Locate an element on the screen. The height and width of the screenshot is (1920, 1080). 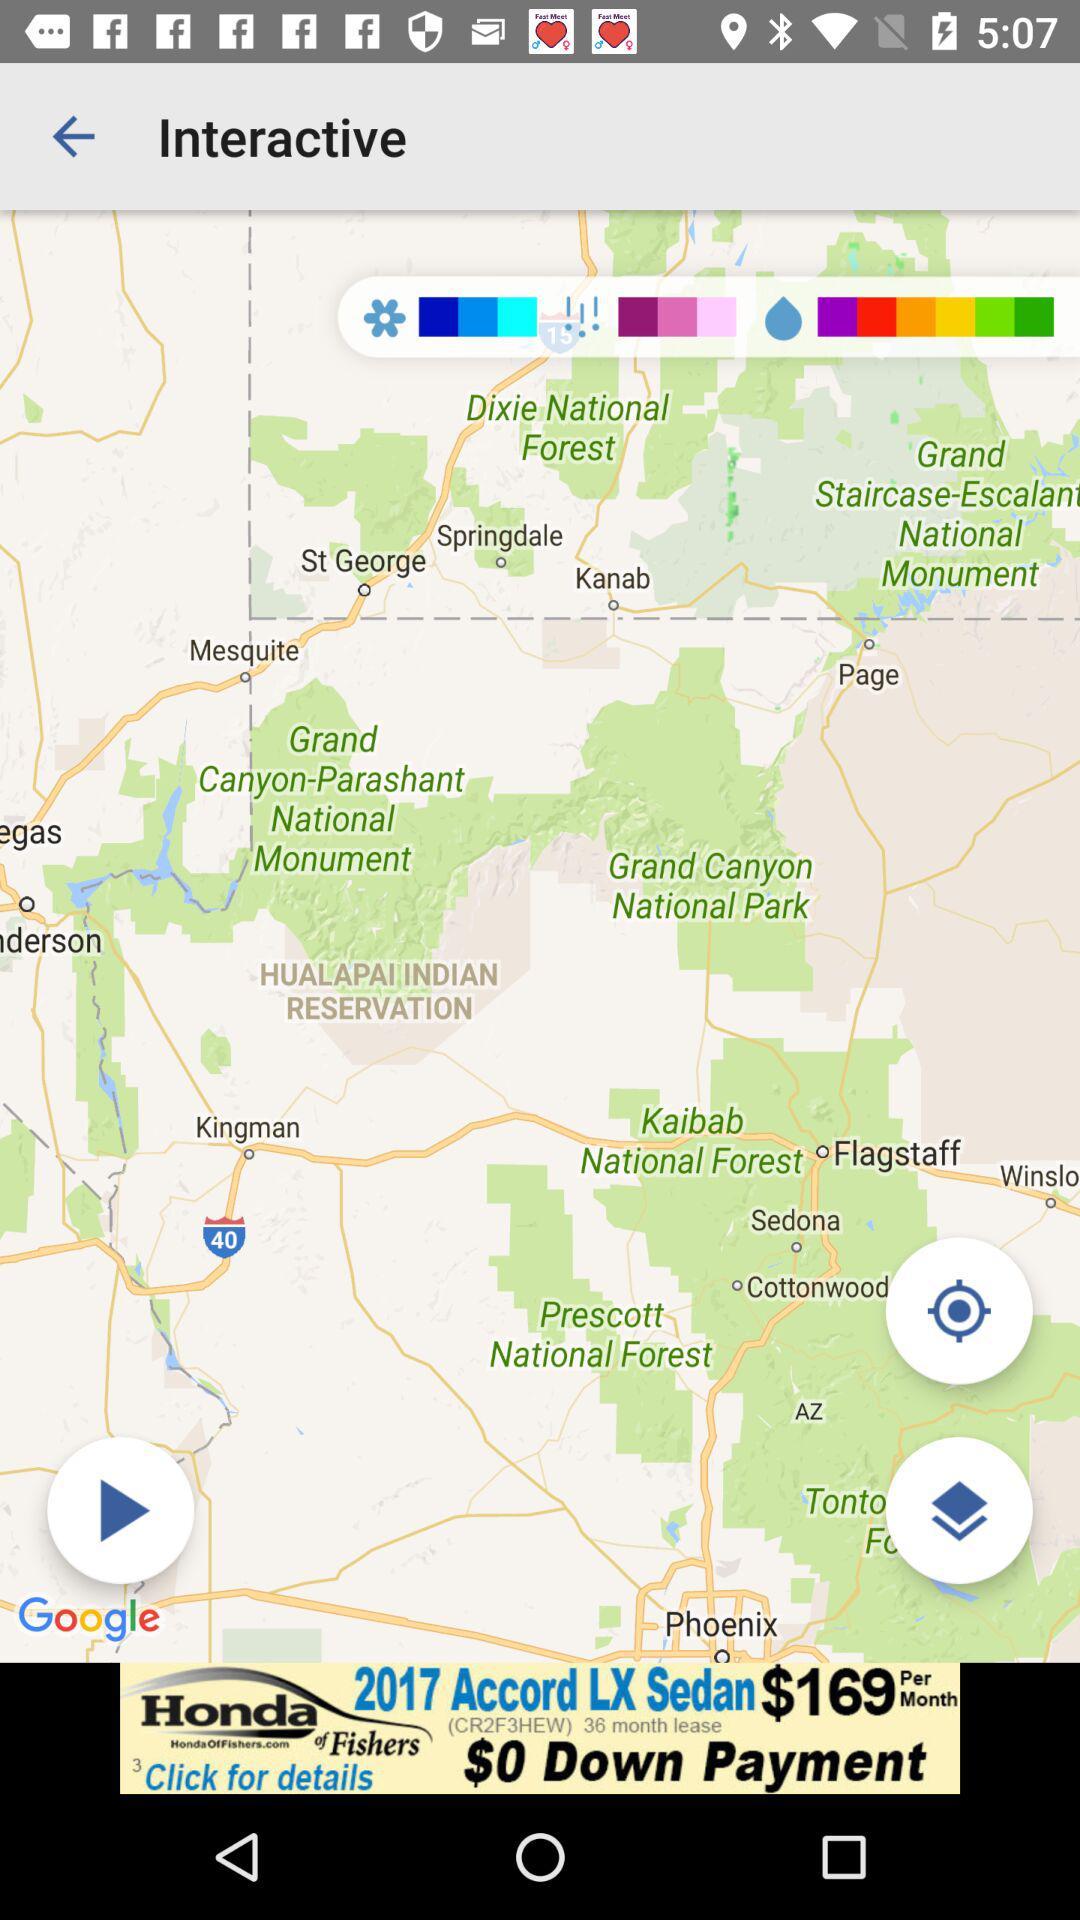
the layers icon is located at coordinates (958, 1510).